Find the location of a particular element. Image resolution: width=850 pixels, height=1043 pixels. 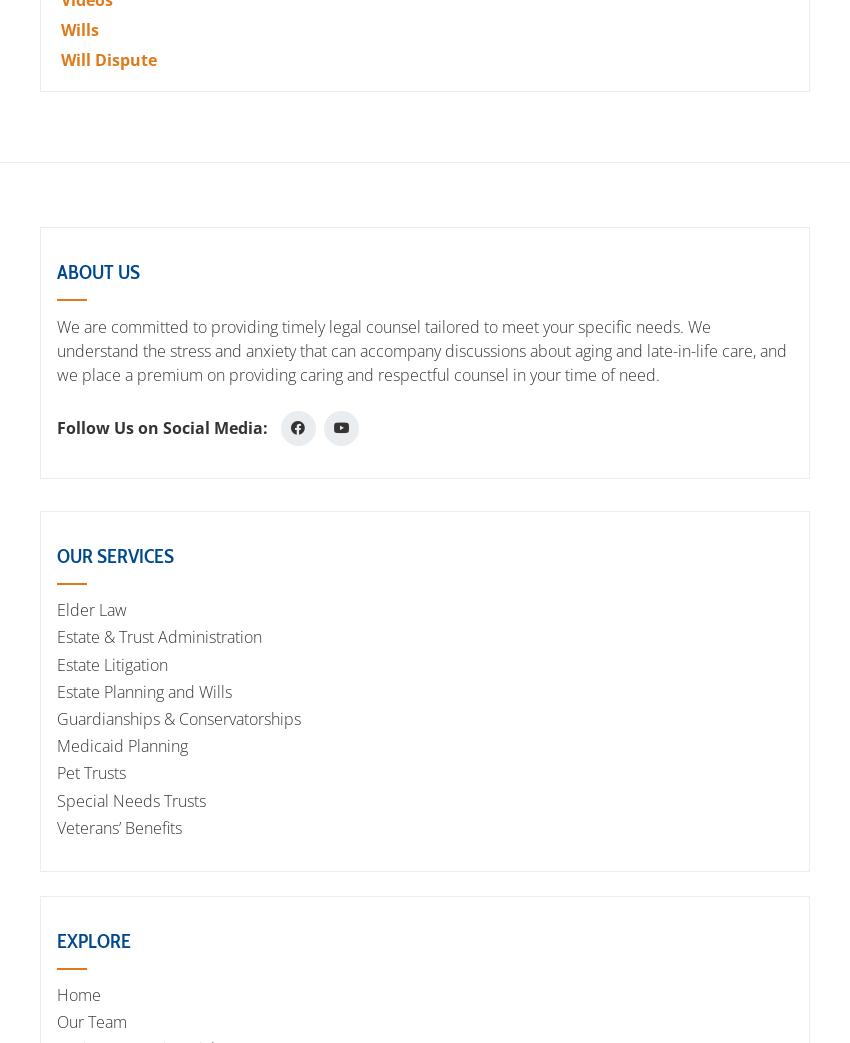

'Follow Us on Social Media:' is located at coordinates (162, 428).